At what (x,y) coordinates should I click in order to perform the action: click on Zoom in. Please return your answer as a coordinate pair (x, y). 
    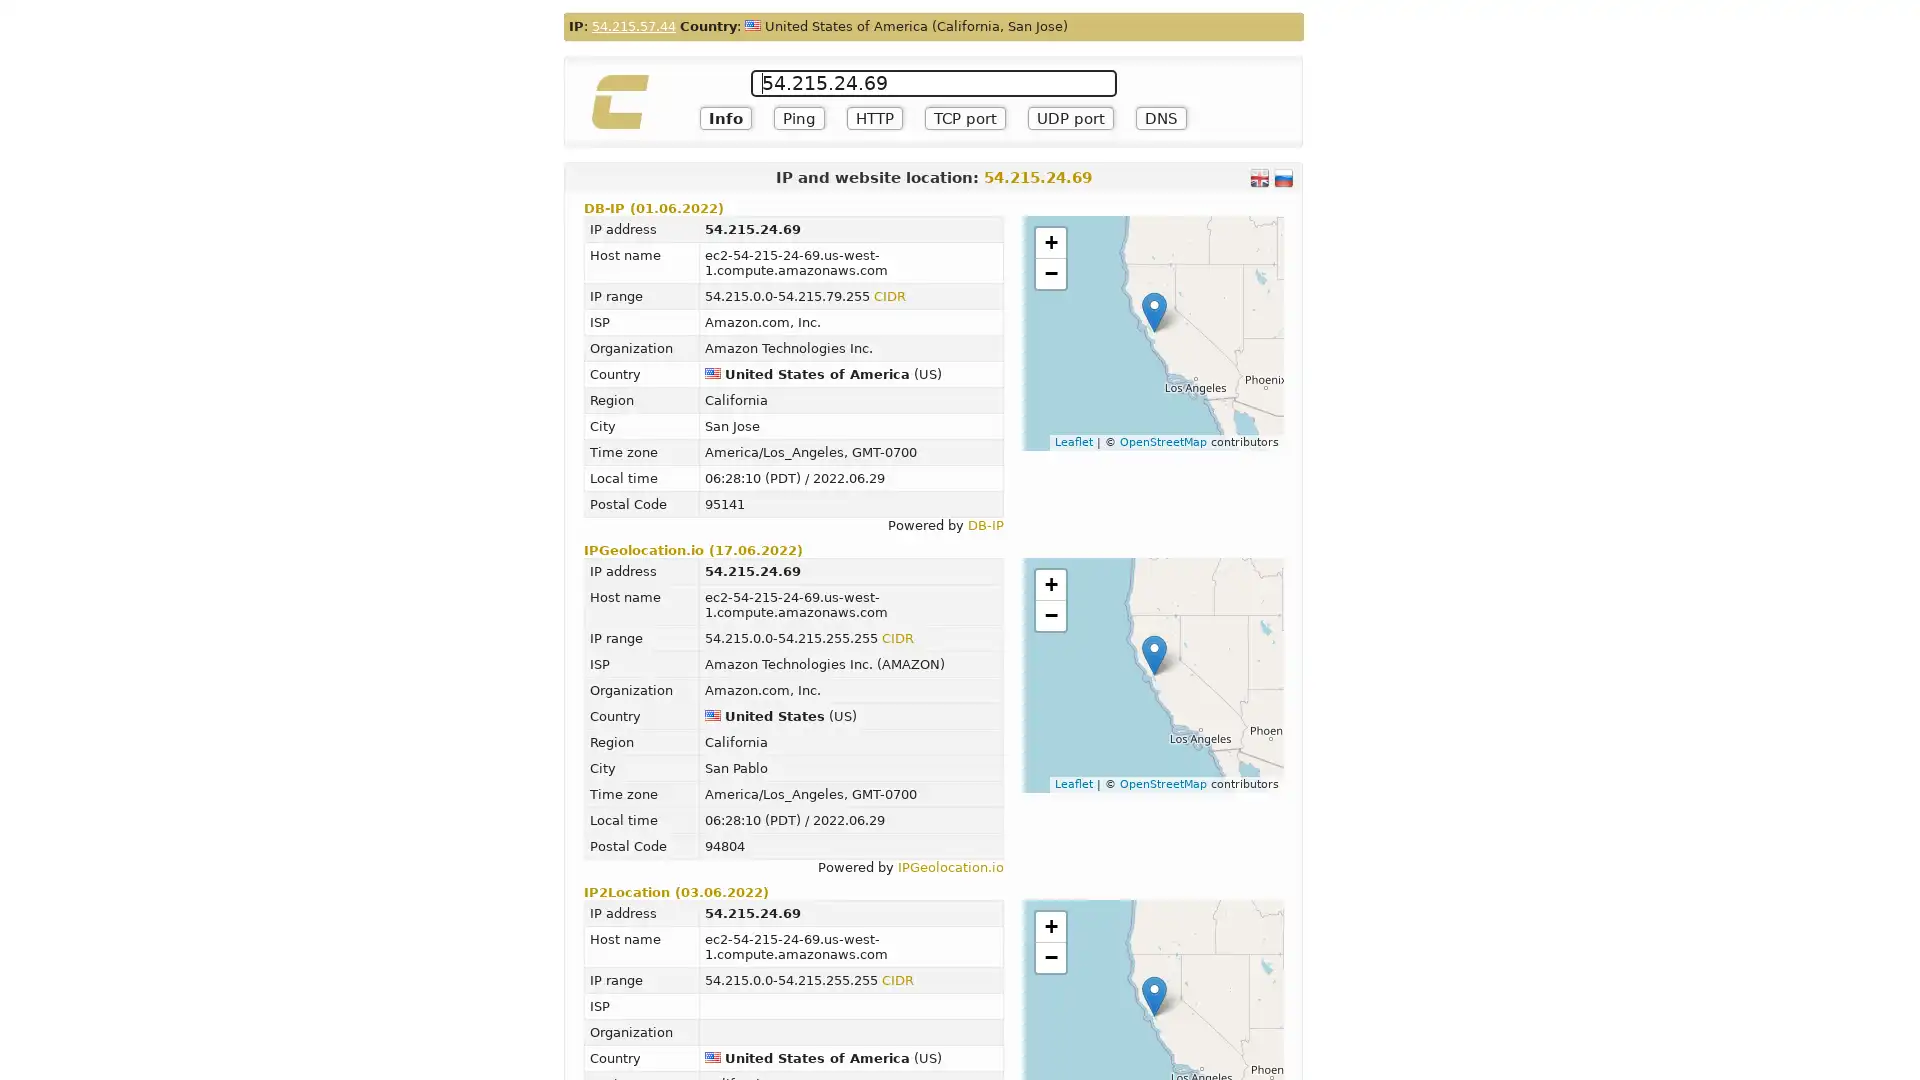
    Looking at the image, I should click on (1050, 585).